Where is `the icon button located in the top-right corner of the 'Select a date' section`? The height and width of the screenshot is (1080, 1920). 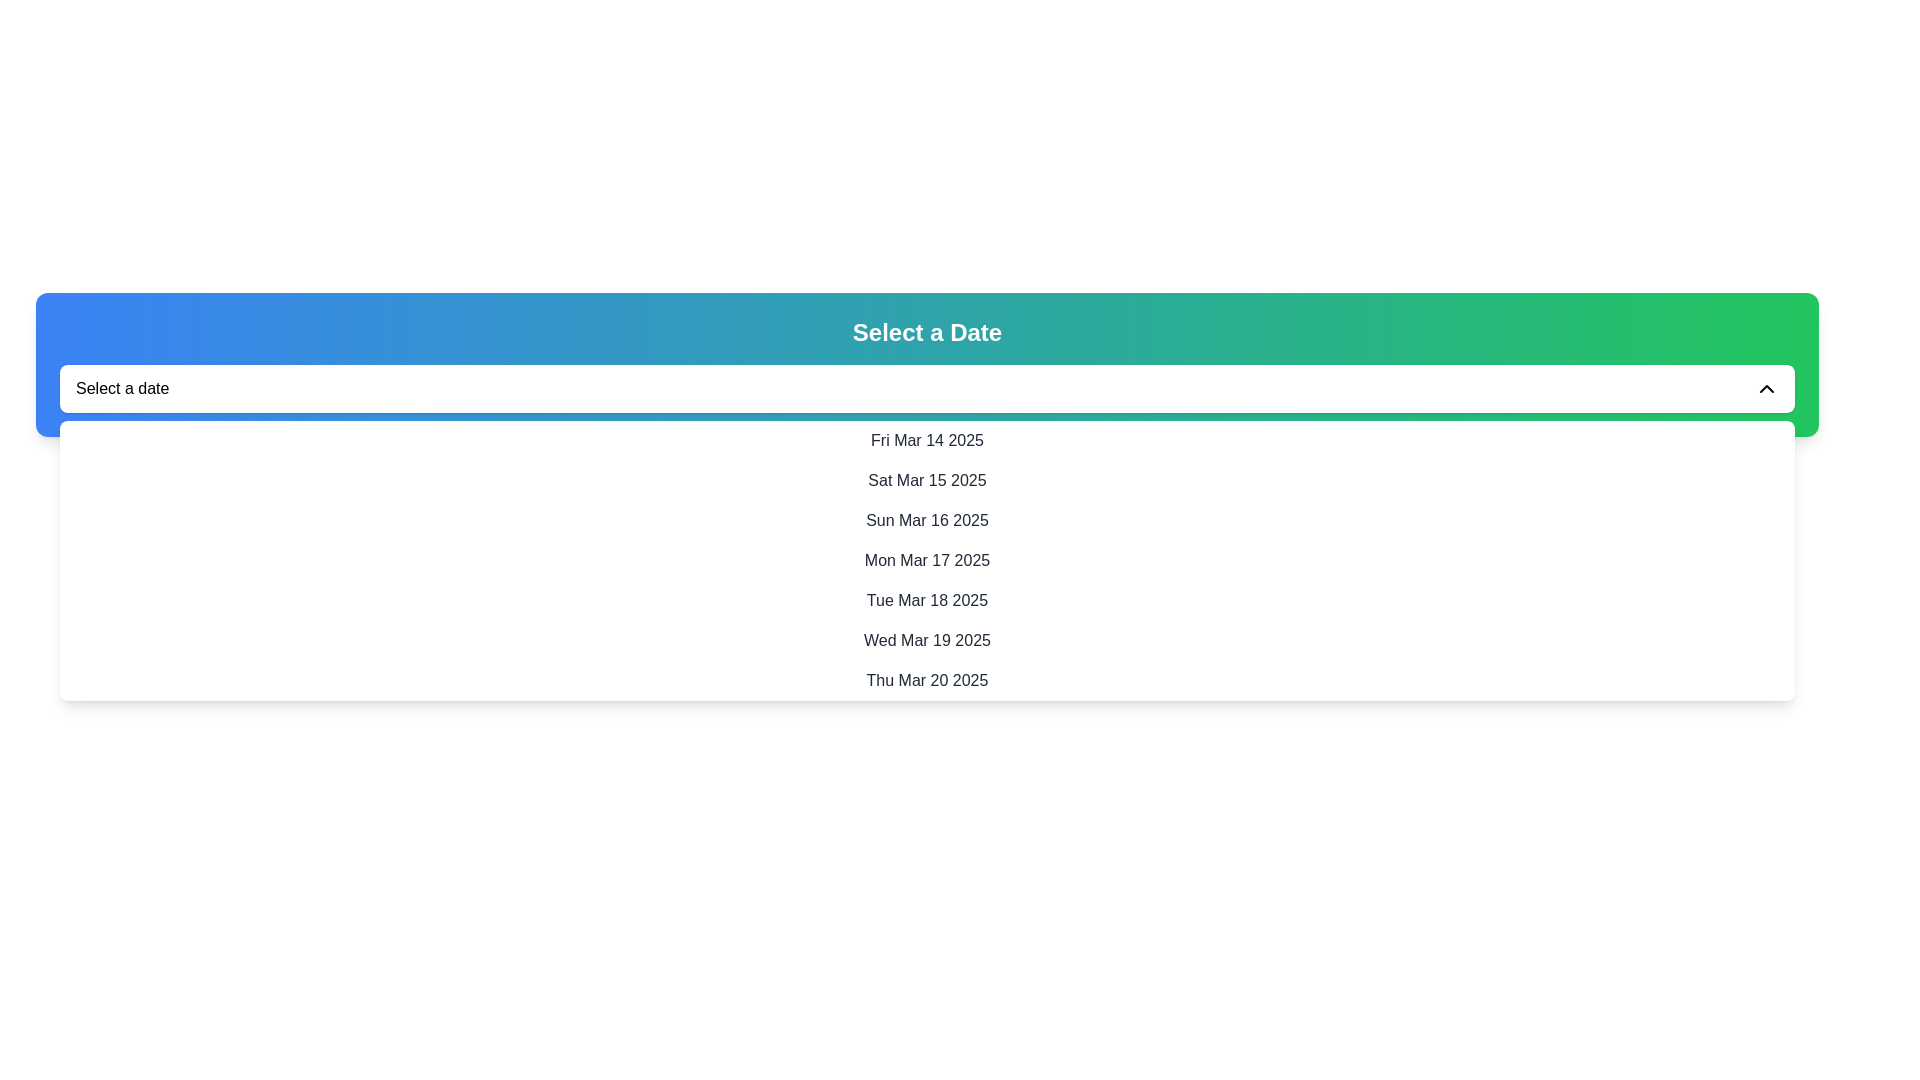
the icon button located in the top-right corner of the 'Select a date' section is located at coordinates (1766, 389).